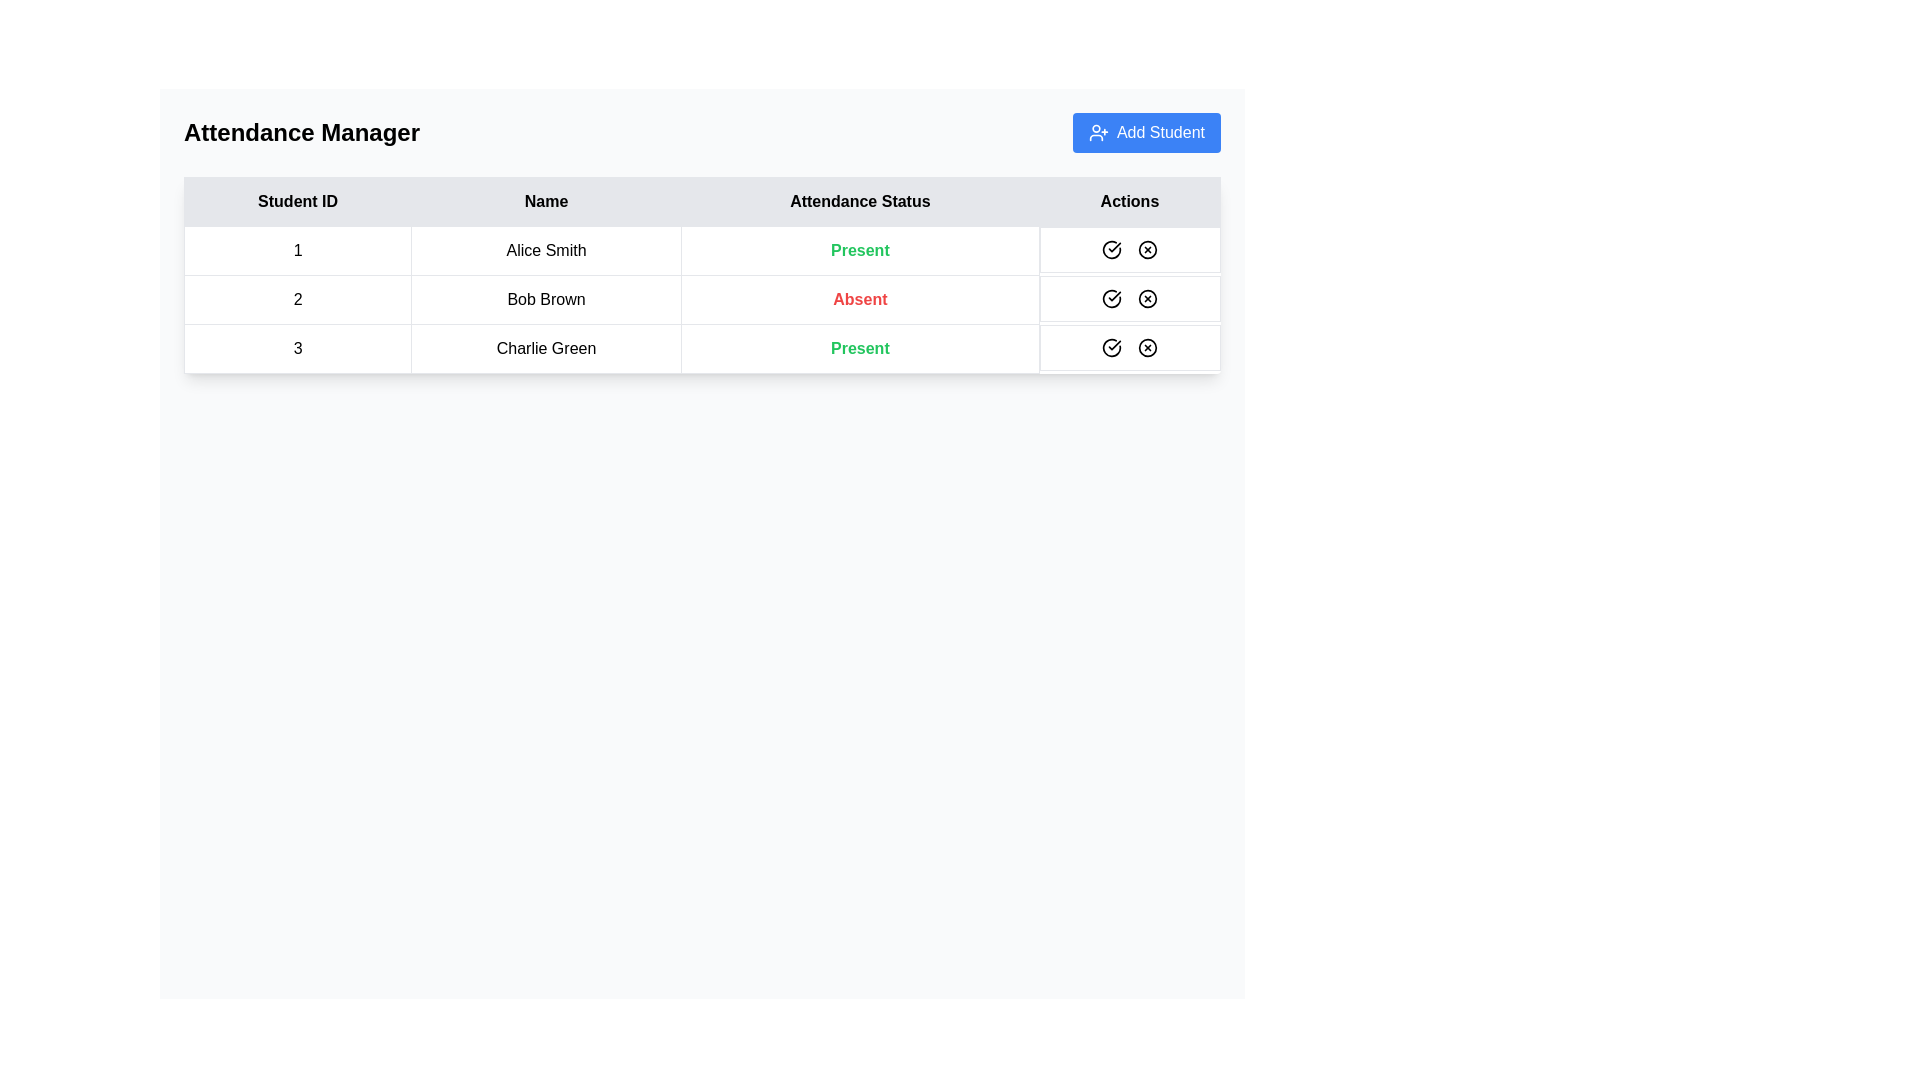 The image size is (1920, 1080). Describe the element at coordinates (1129, 201) in the screenshot. I see `the table header cell labeled 'Actions', which is positioned in the top-right corner of the table and is part of the 'Actions' column` at that location.